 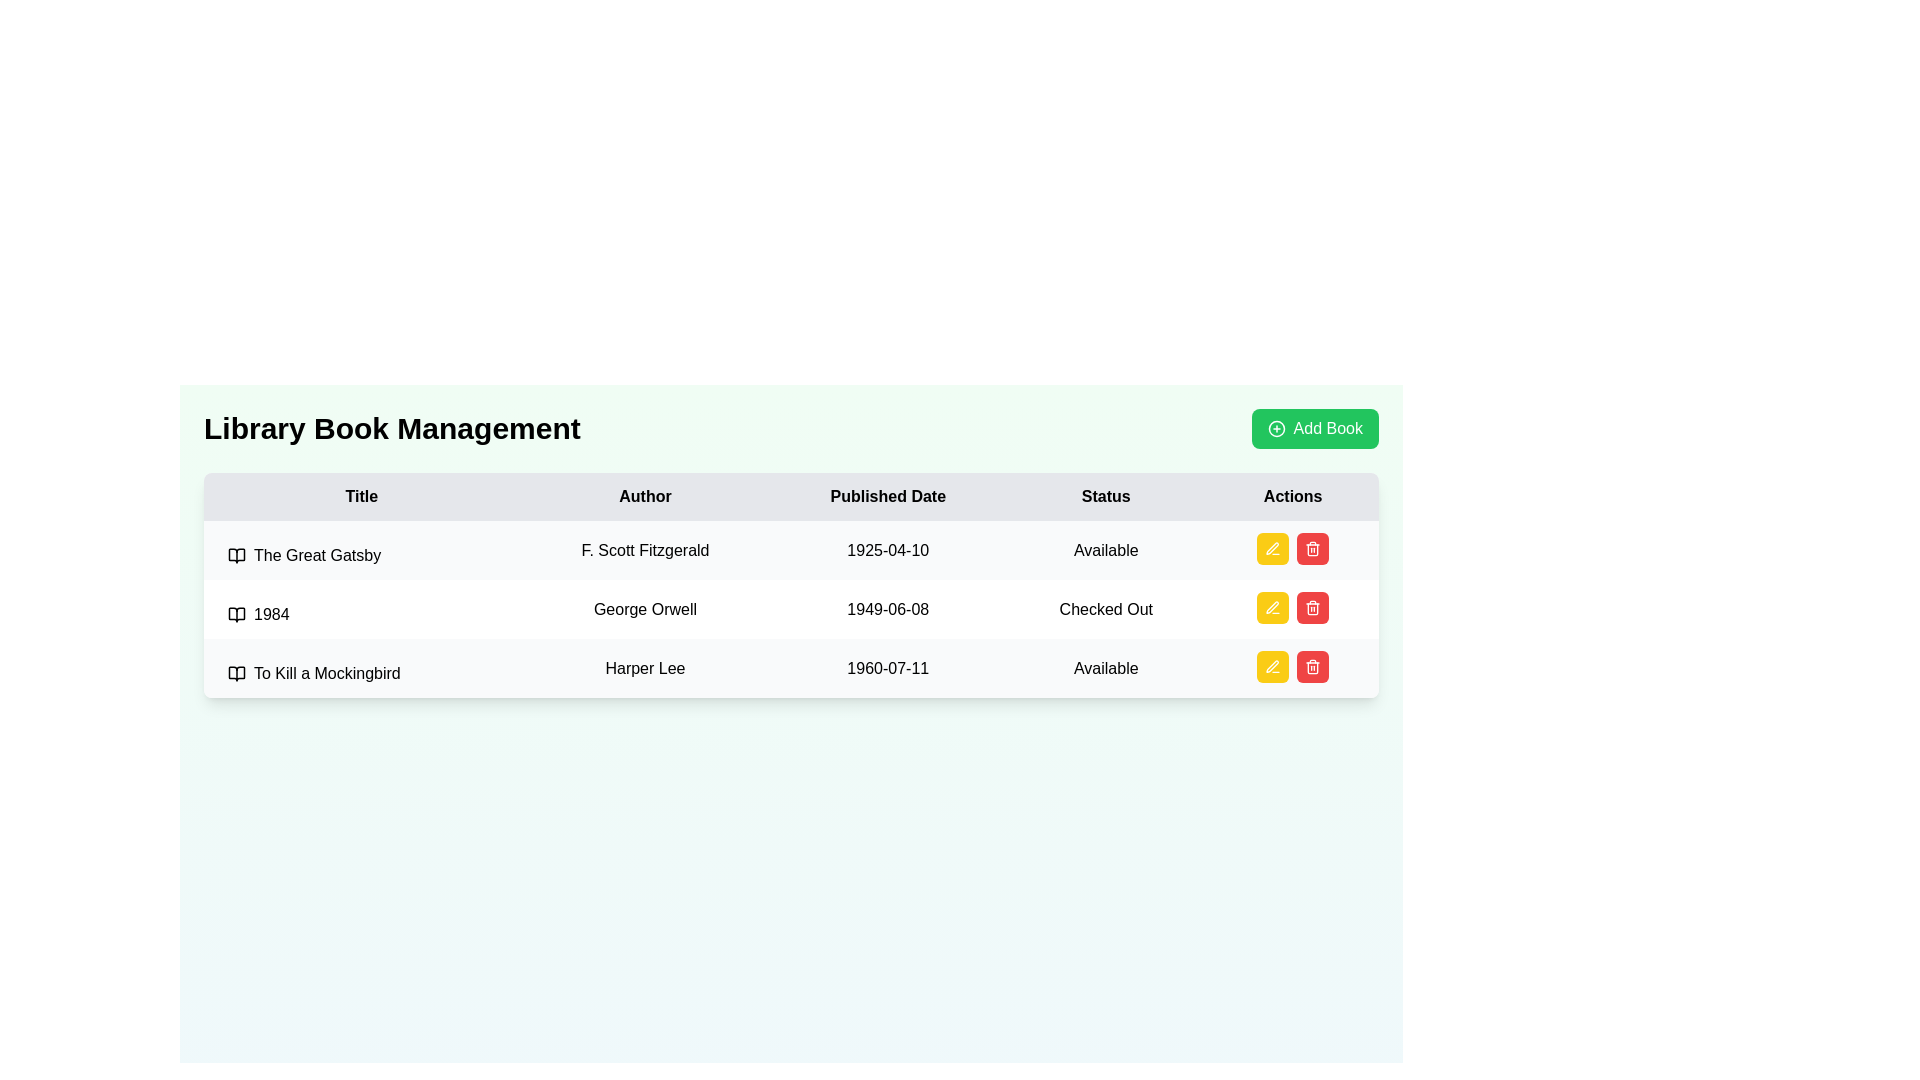 I want to click on the content of the text label displaying the publication date of the book 'To Kill a Mockingbird', located in the 'Published Date' column of the table, so click(x=887, y=668).